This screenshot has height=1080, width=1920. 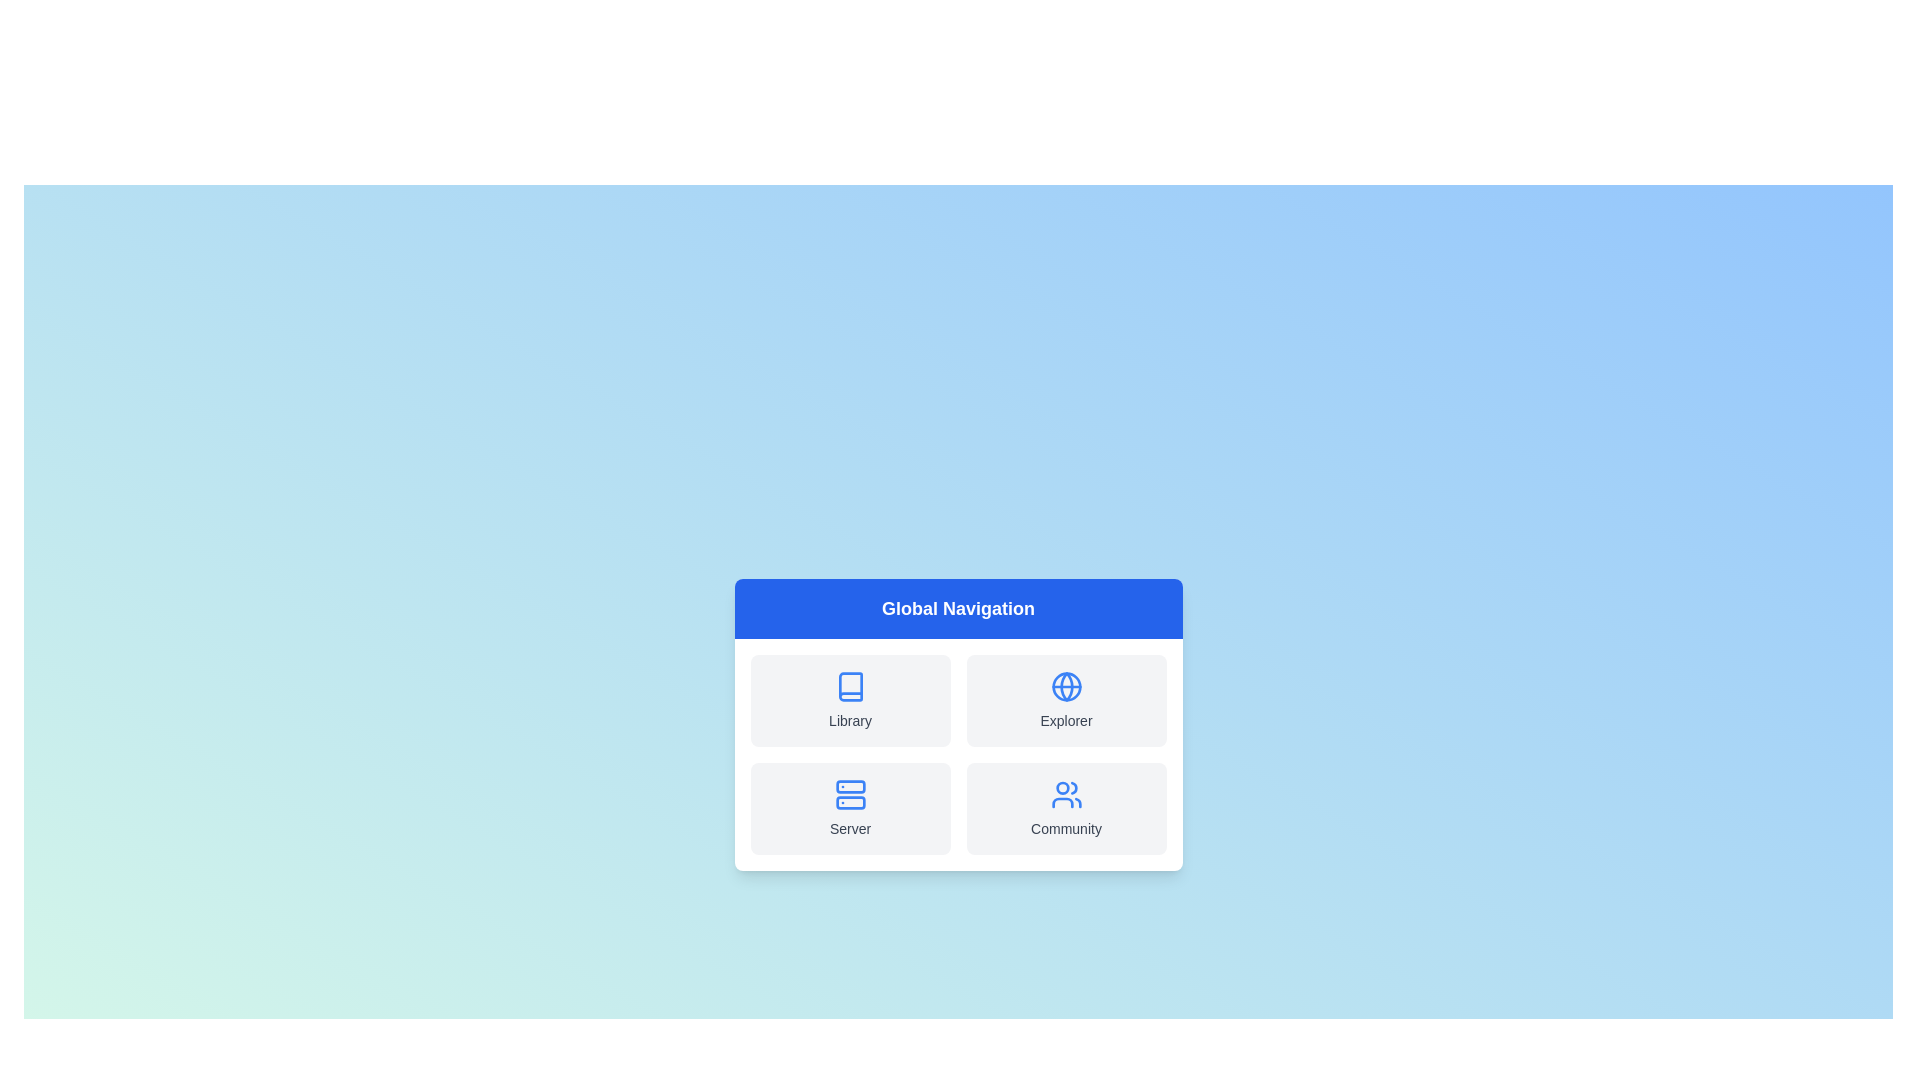 I want to click on the Explorer navigation option, so click(x=1065, y=700).